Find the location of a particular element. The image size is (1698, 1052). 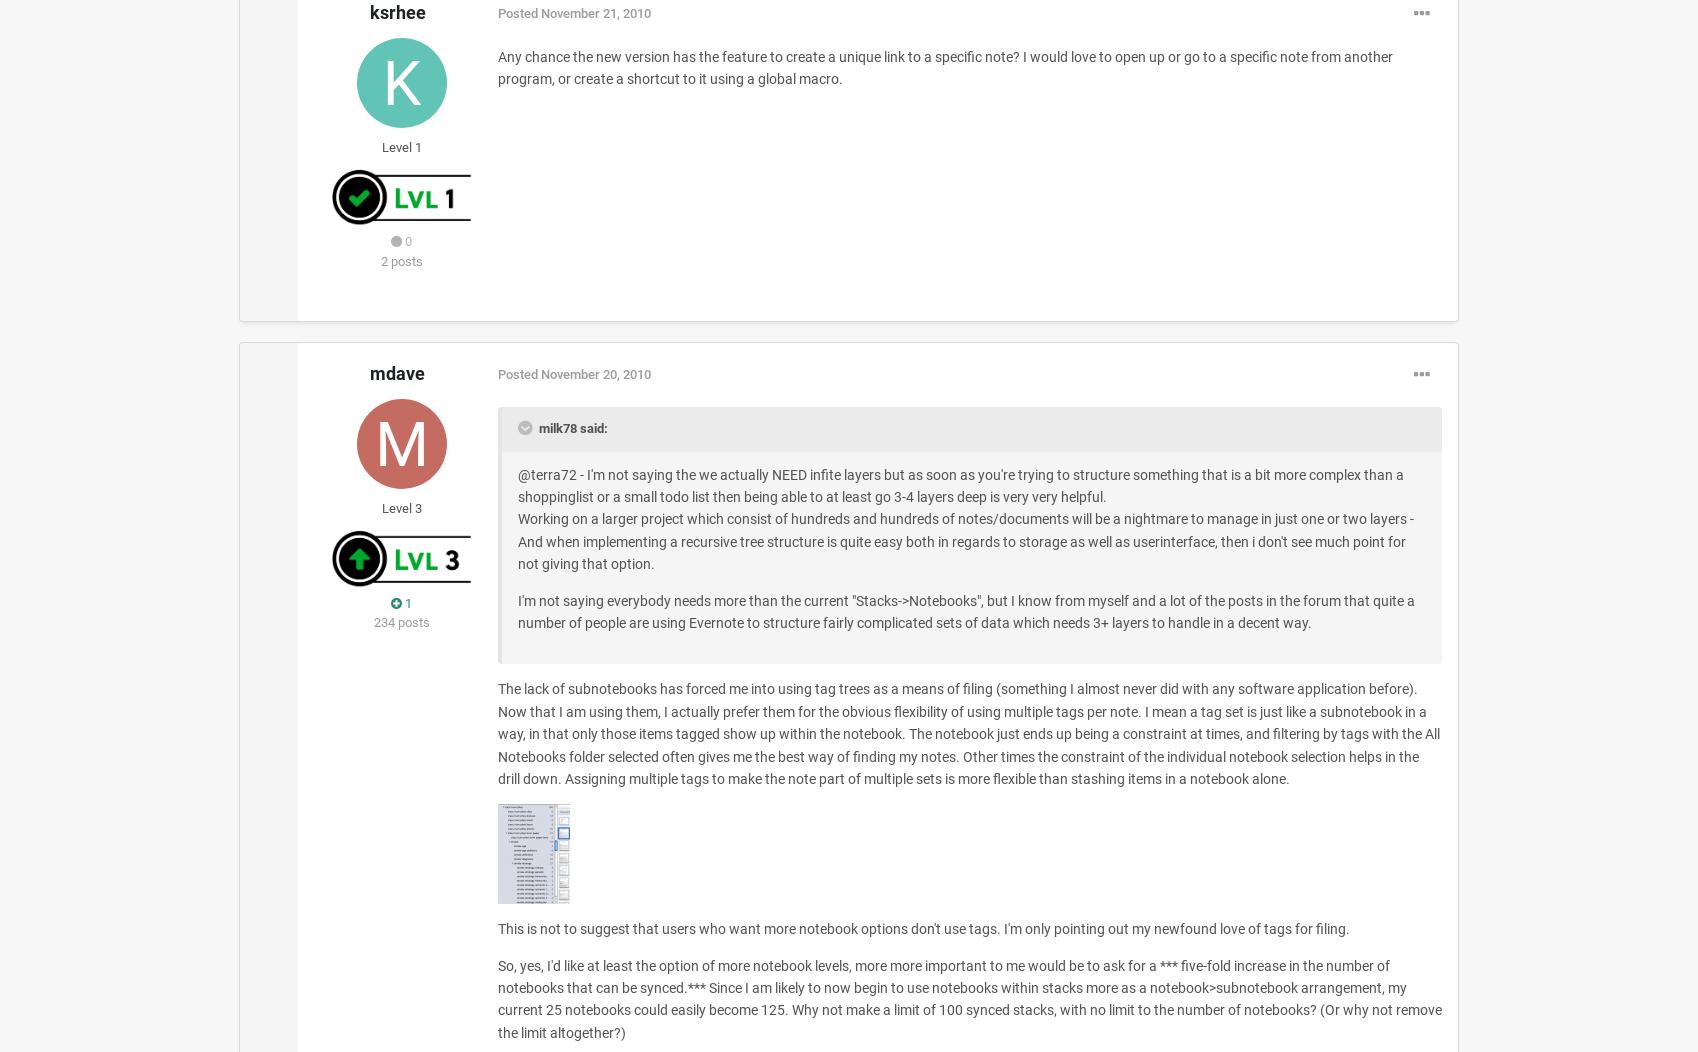

'1' is located at coordinates (401, 601).